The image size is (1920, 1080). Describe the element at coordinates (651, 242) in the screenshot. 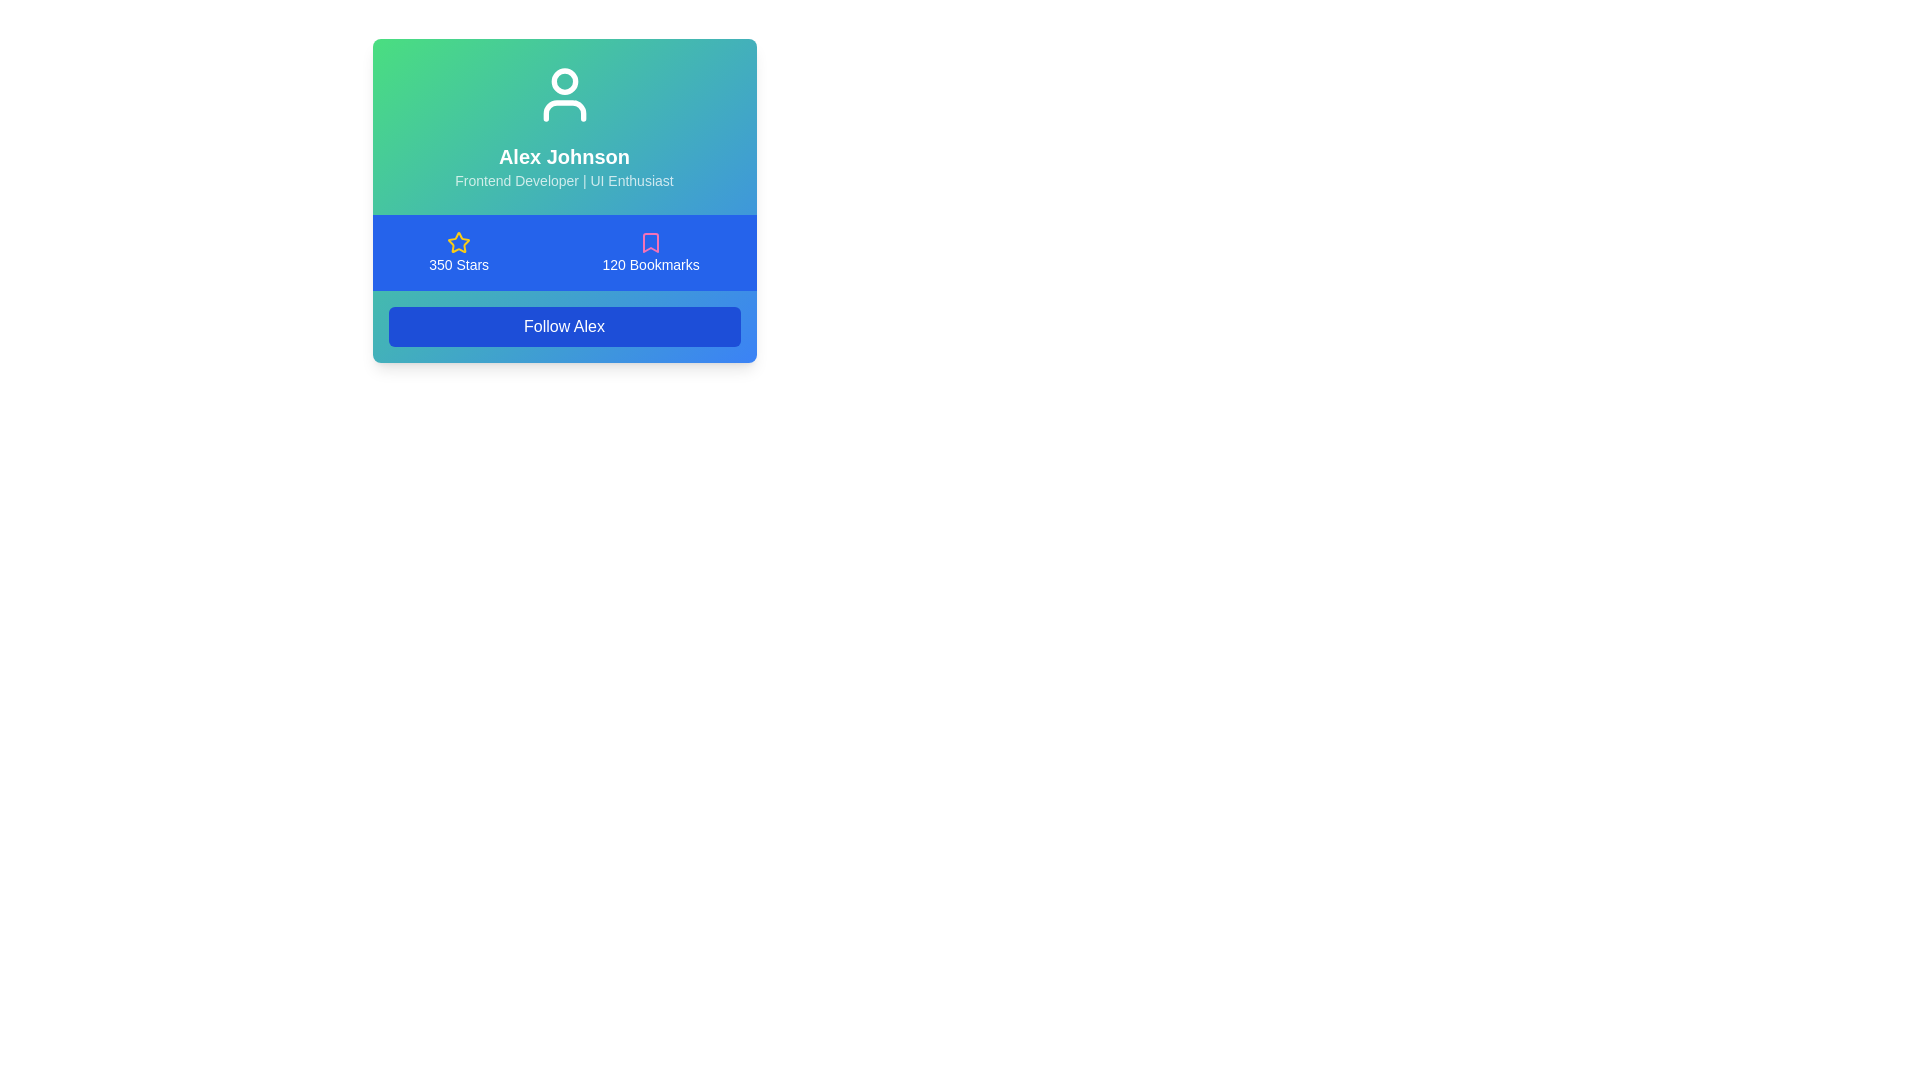

I see `the bookmark icon with a pink outline against a blue background, which is positioned to the right of '350 Stars' and above '120 Bookmarks'` at that location.